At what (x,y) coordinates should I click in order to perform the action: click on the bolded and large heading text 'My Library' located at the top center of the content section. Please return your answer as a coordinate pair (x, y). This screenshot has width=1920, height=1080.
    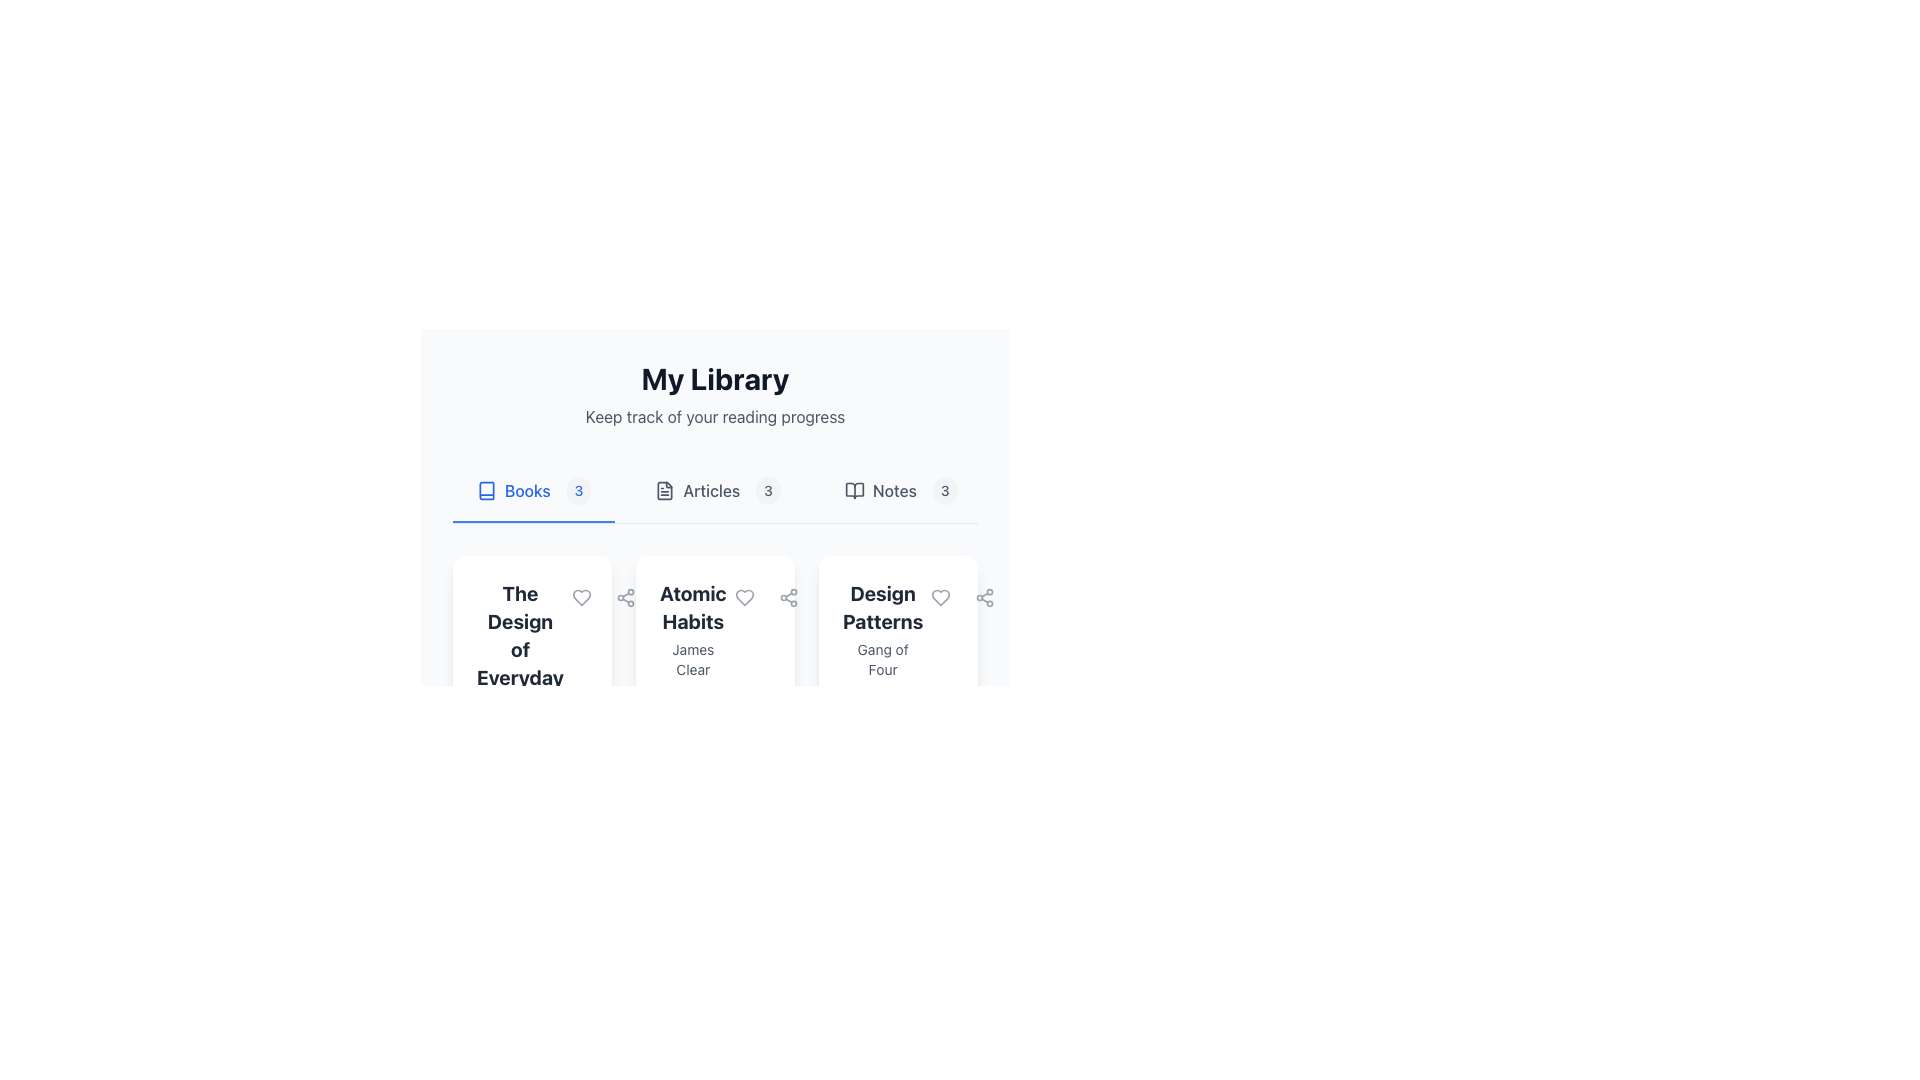
    Looking at the image, I should click on (715, 378).